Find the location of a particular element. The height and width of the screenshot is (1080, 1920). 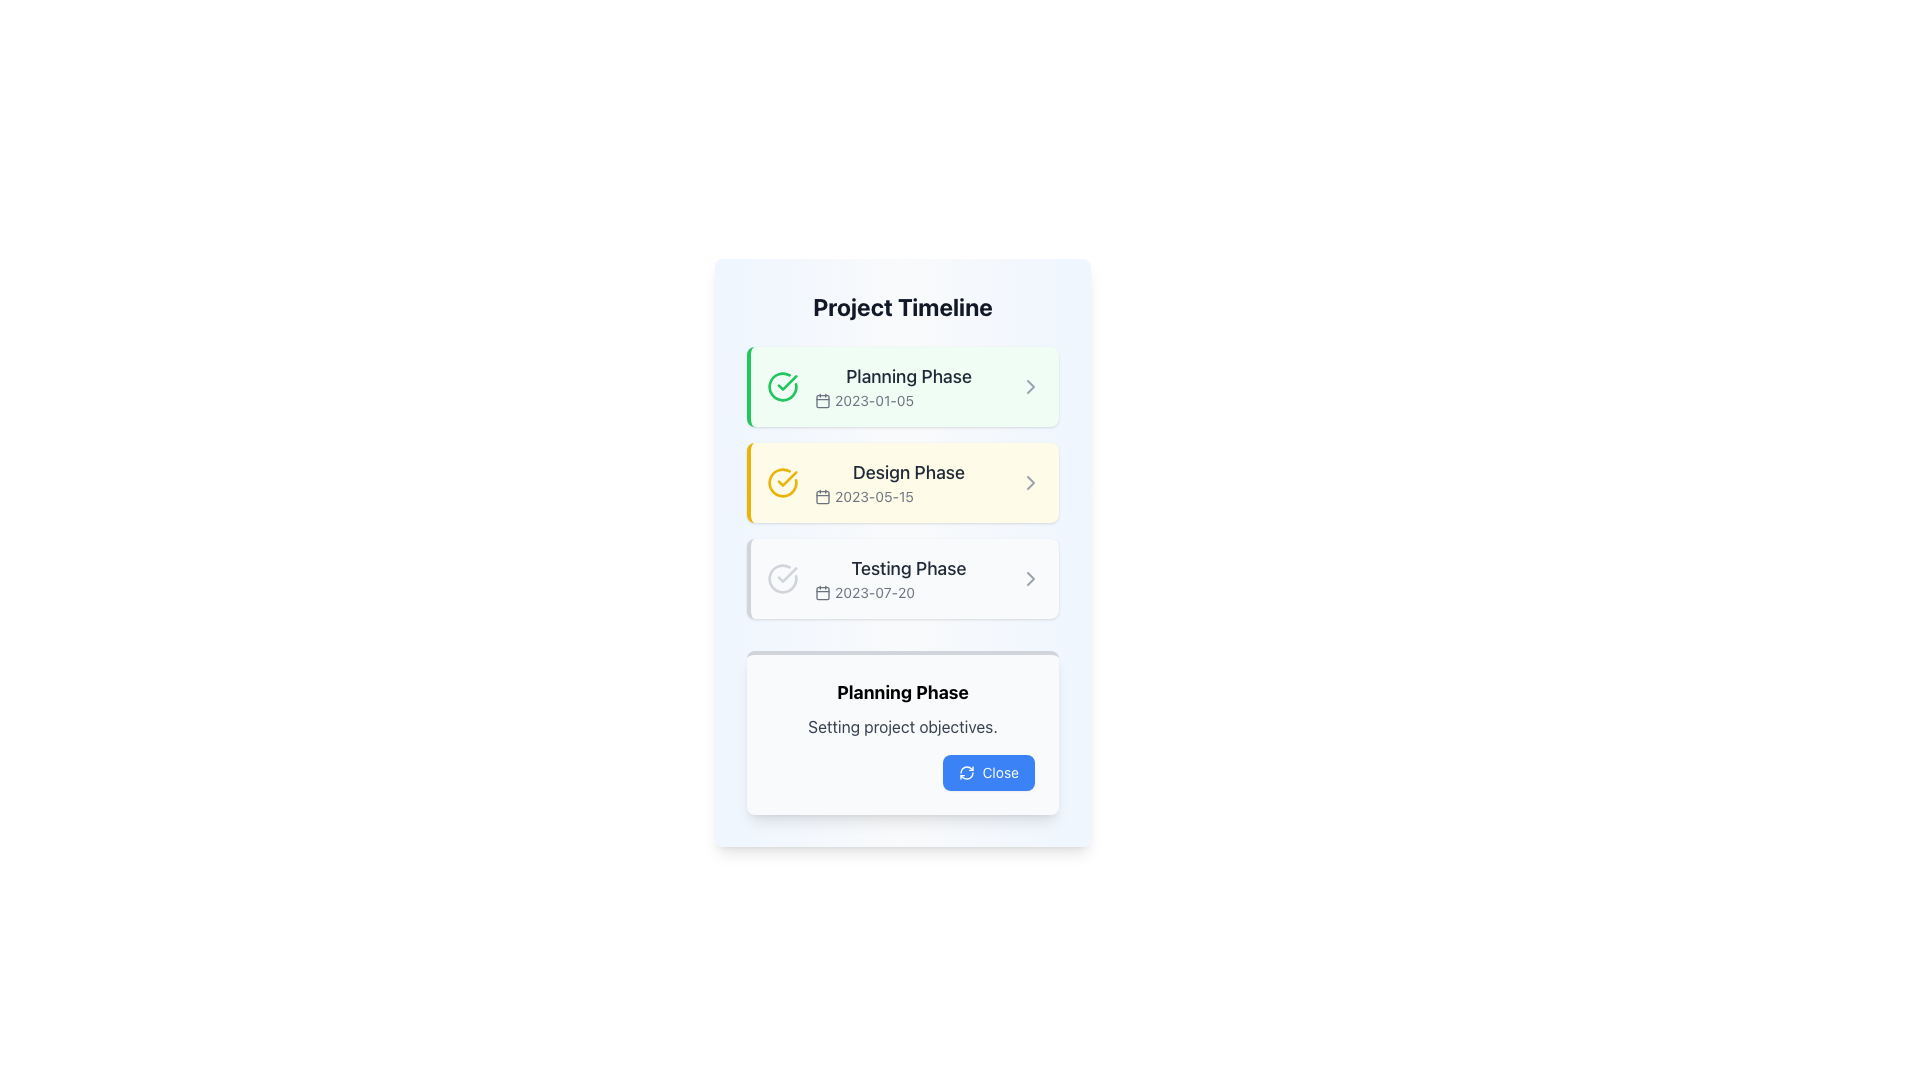

the second right-pointing chevron arrow icon located in the 'Design Phase' row under the 'Project Timeline' section is located at coordinates (1031, 482).